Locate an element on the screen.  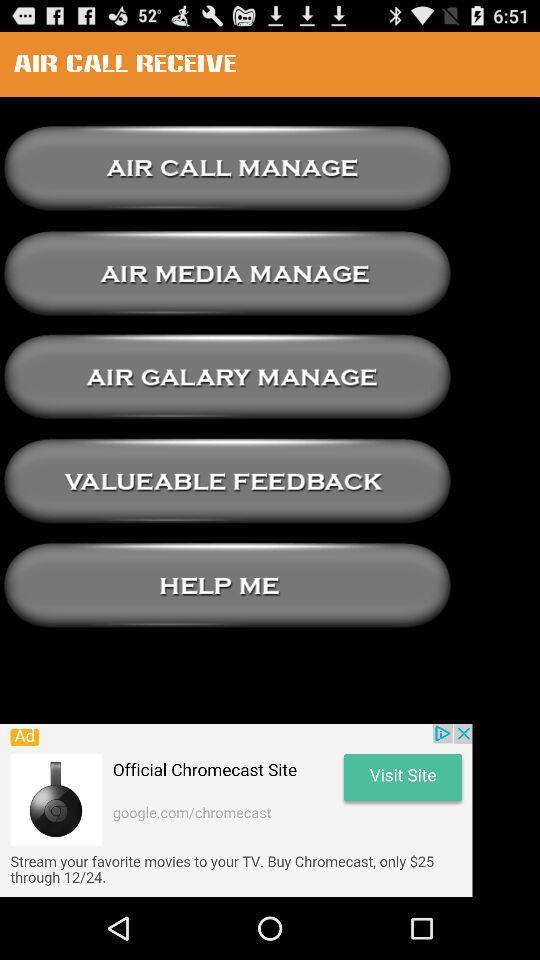
add button is located at coordinates (235, 810).